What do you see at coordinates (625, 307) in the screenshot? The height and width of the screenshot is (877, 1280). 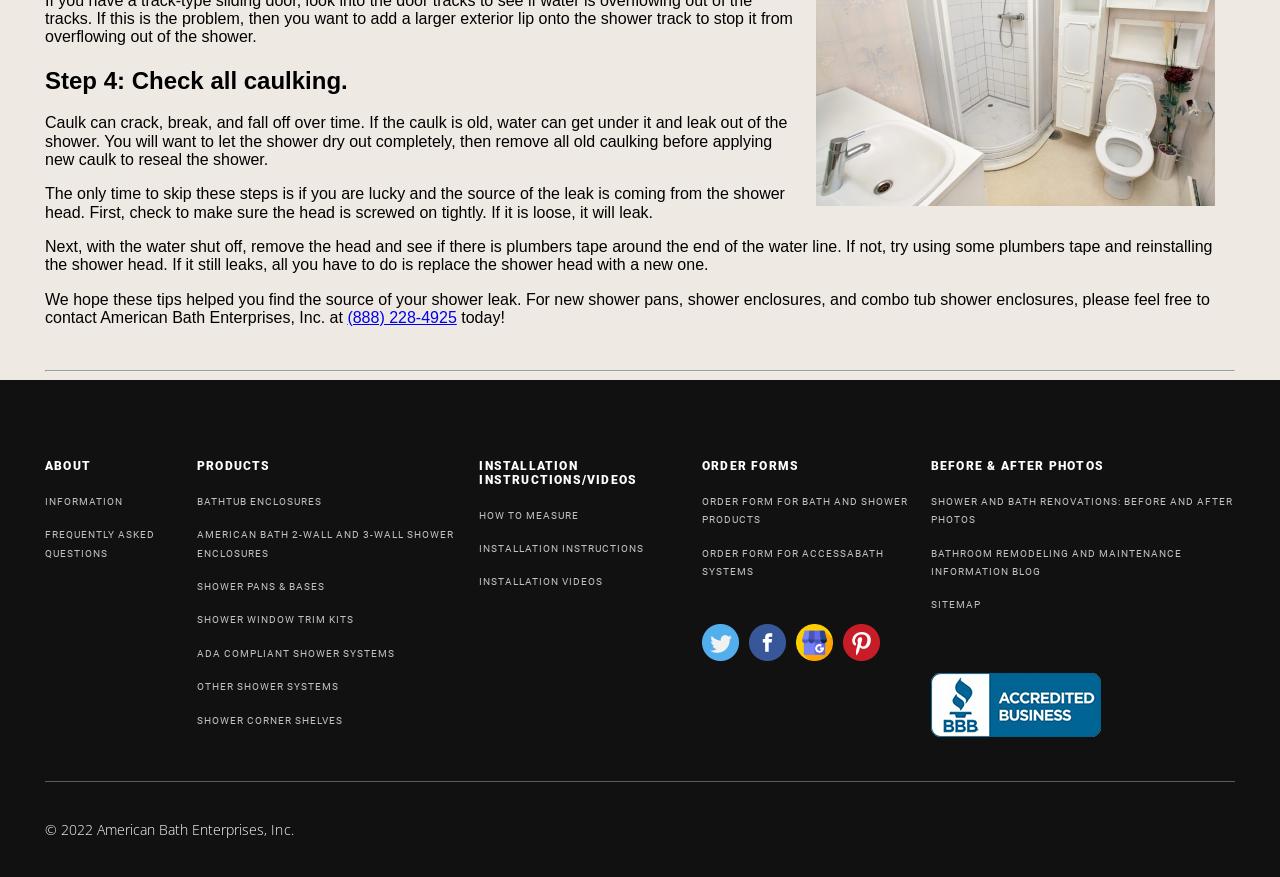 I see `'We hope these tips helped you find the source of your shower leak. For new shower pans, shower enclosures, and combo tub shower enclosures, please feel free to contact American Bath Enterprises, Inc. at'` at bounding box center [625, 307].